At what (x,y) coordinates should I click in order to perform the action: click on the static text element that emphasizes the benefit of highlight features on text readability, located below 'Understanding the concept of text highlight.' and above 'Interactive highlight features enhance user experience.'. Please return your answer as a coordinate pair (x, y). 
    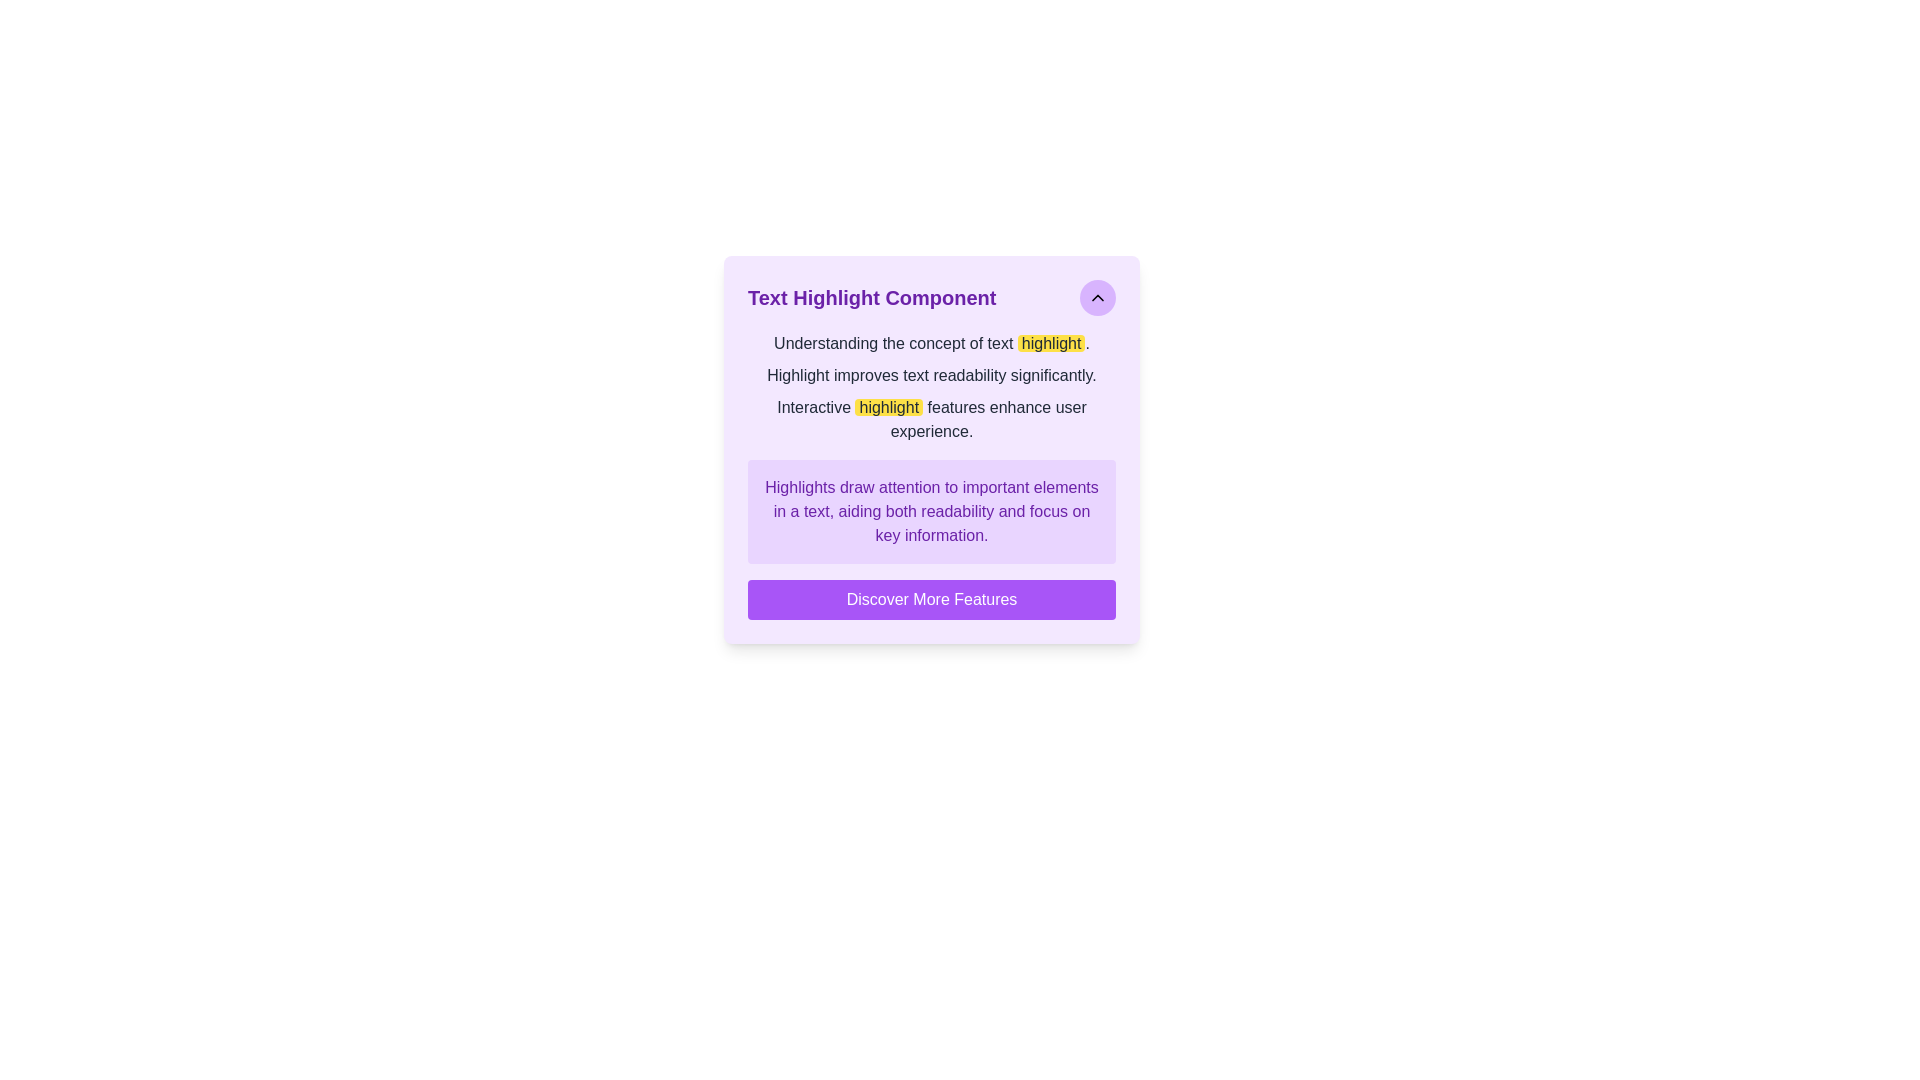
    Looking at the image, I should click on (930, 375).